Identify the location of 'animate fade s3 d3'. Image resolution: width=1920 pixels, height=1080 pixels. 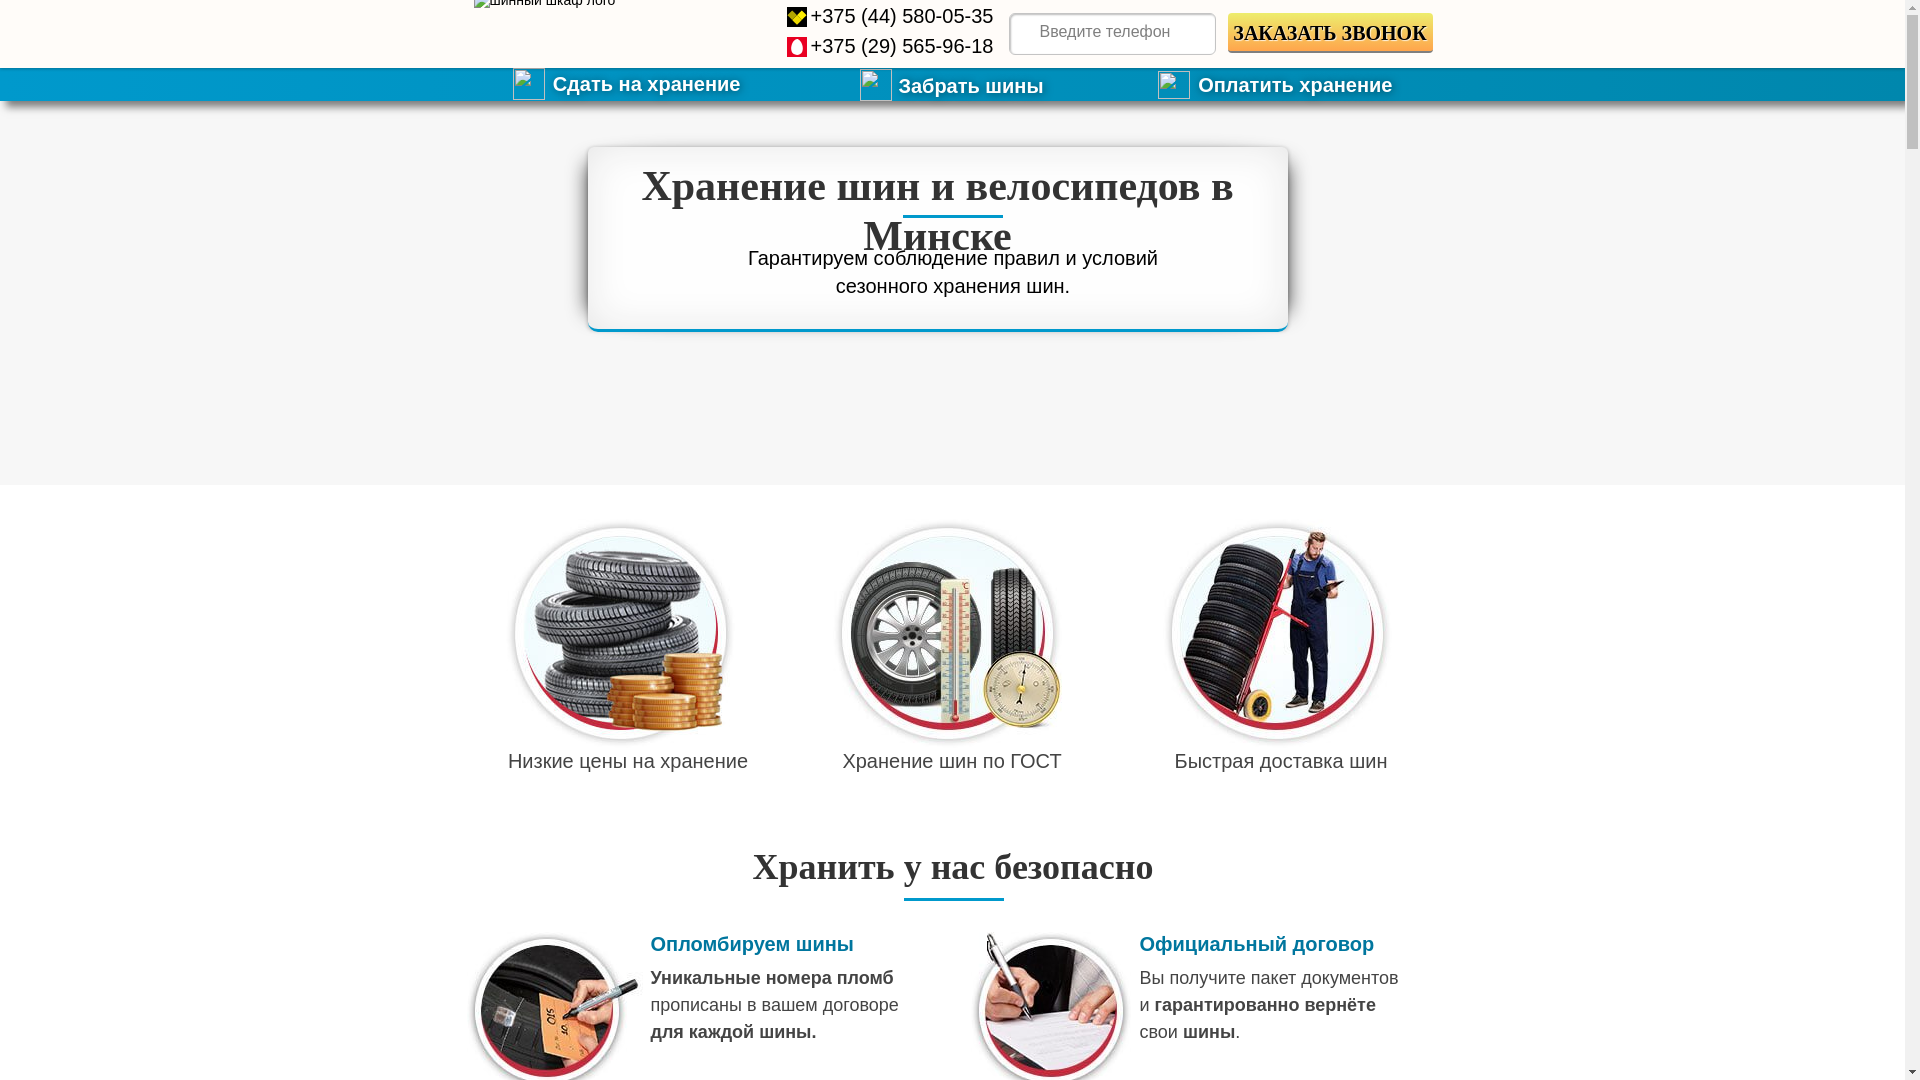
(1275, 633).